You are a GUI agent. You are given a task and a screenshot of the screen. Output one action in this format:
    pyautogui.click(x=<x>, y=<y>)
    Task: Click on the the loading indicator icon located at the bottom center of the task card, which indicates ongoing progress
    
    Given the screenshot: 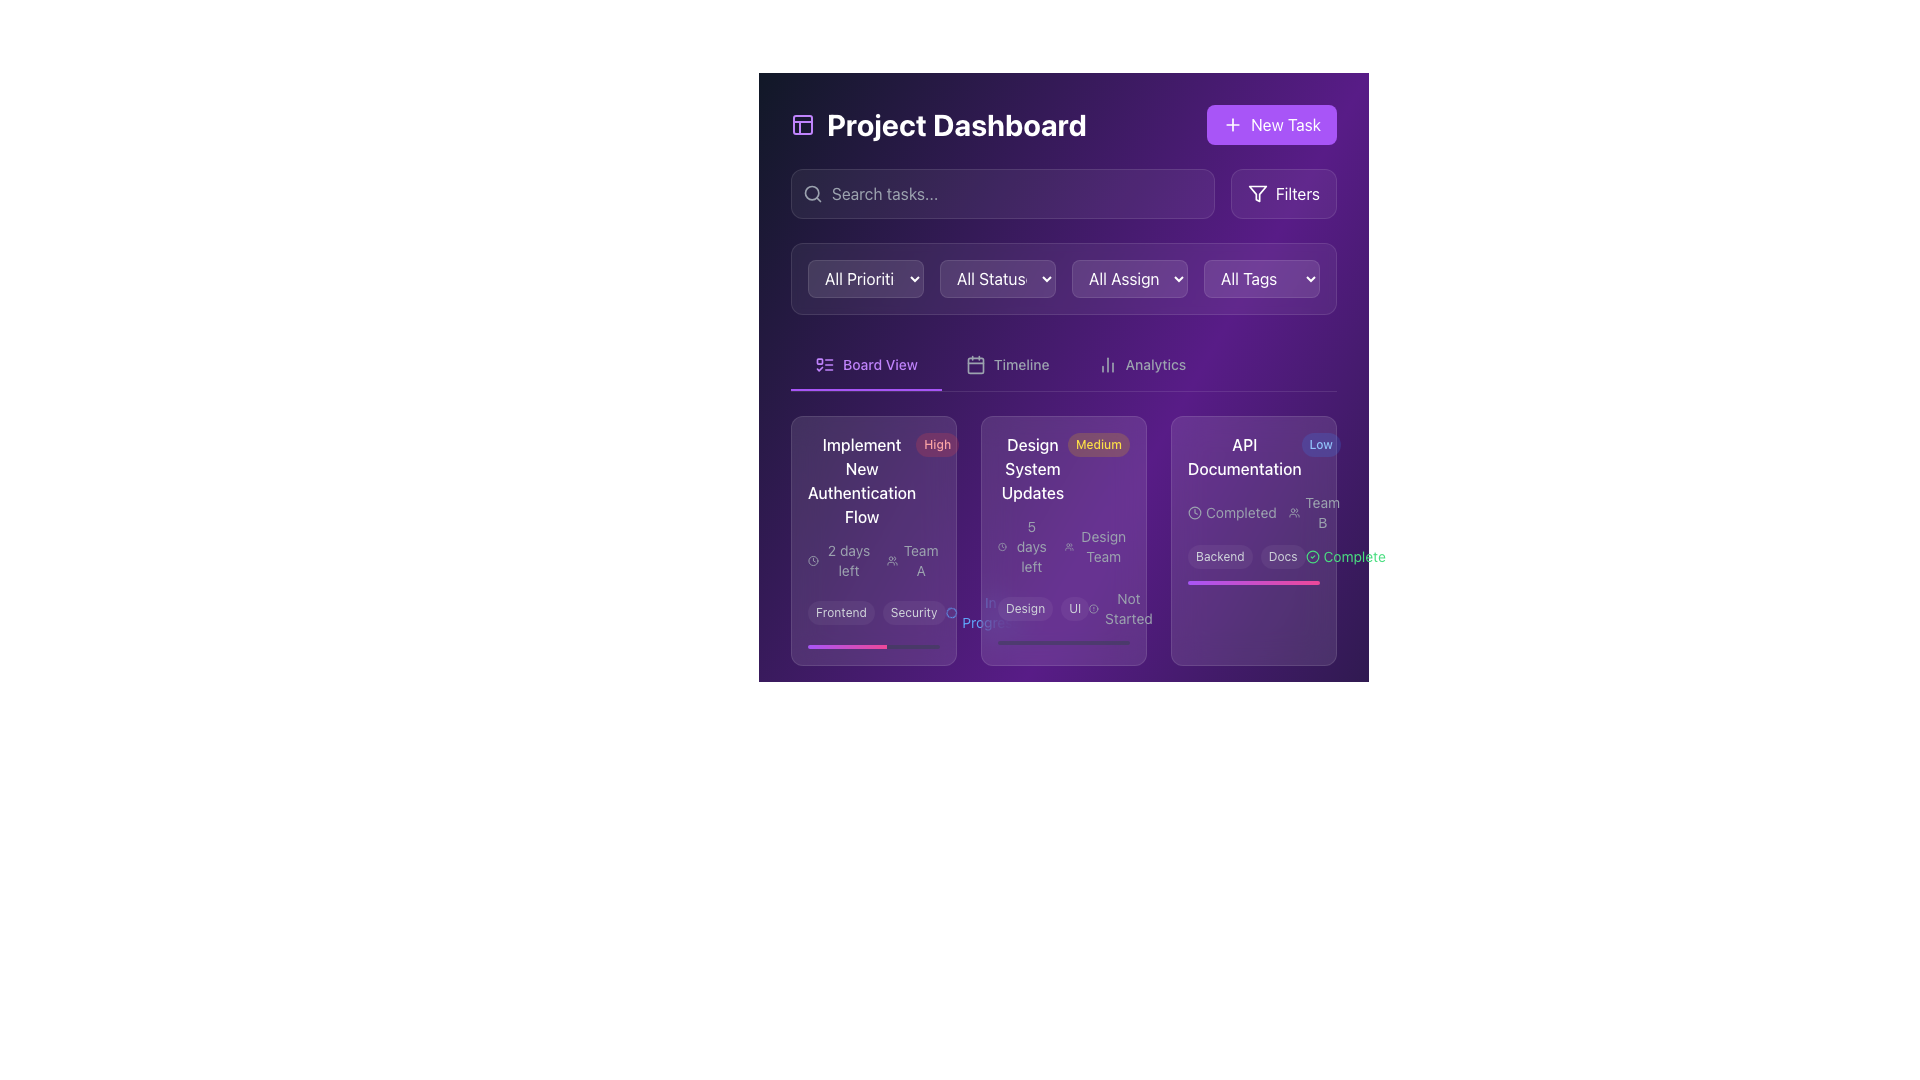 What is the action you would take?
    pyautogui.click(x=950, y=612)
    